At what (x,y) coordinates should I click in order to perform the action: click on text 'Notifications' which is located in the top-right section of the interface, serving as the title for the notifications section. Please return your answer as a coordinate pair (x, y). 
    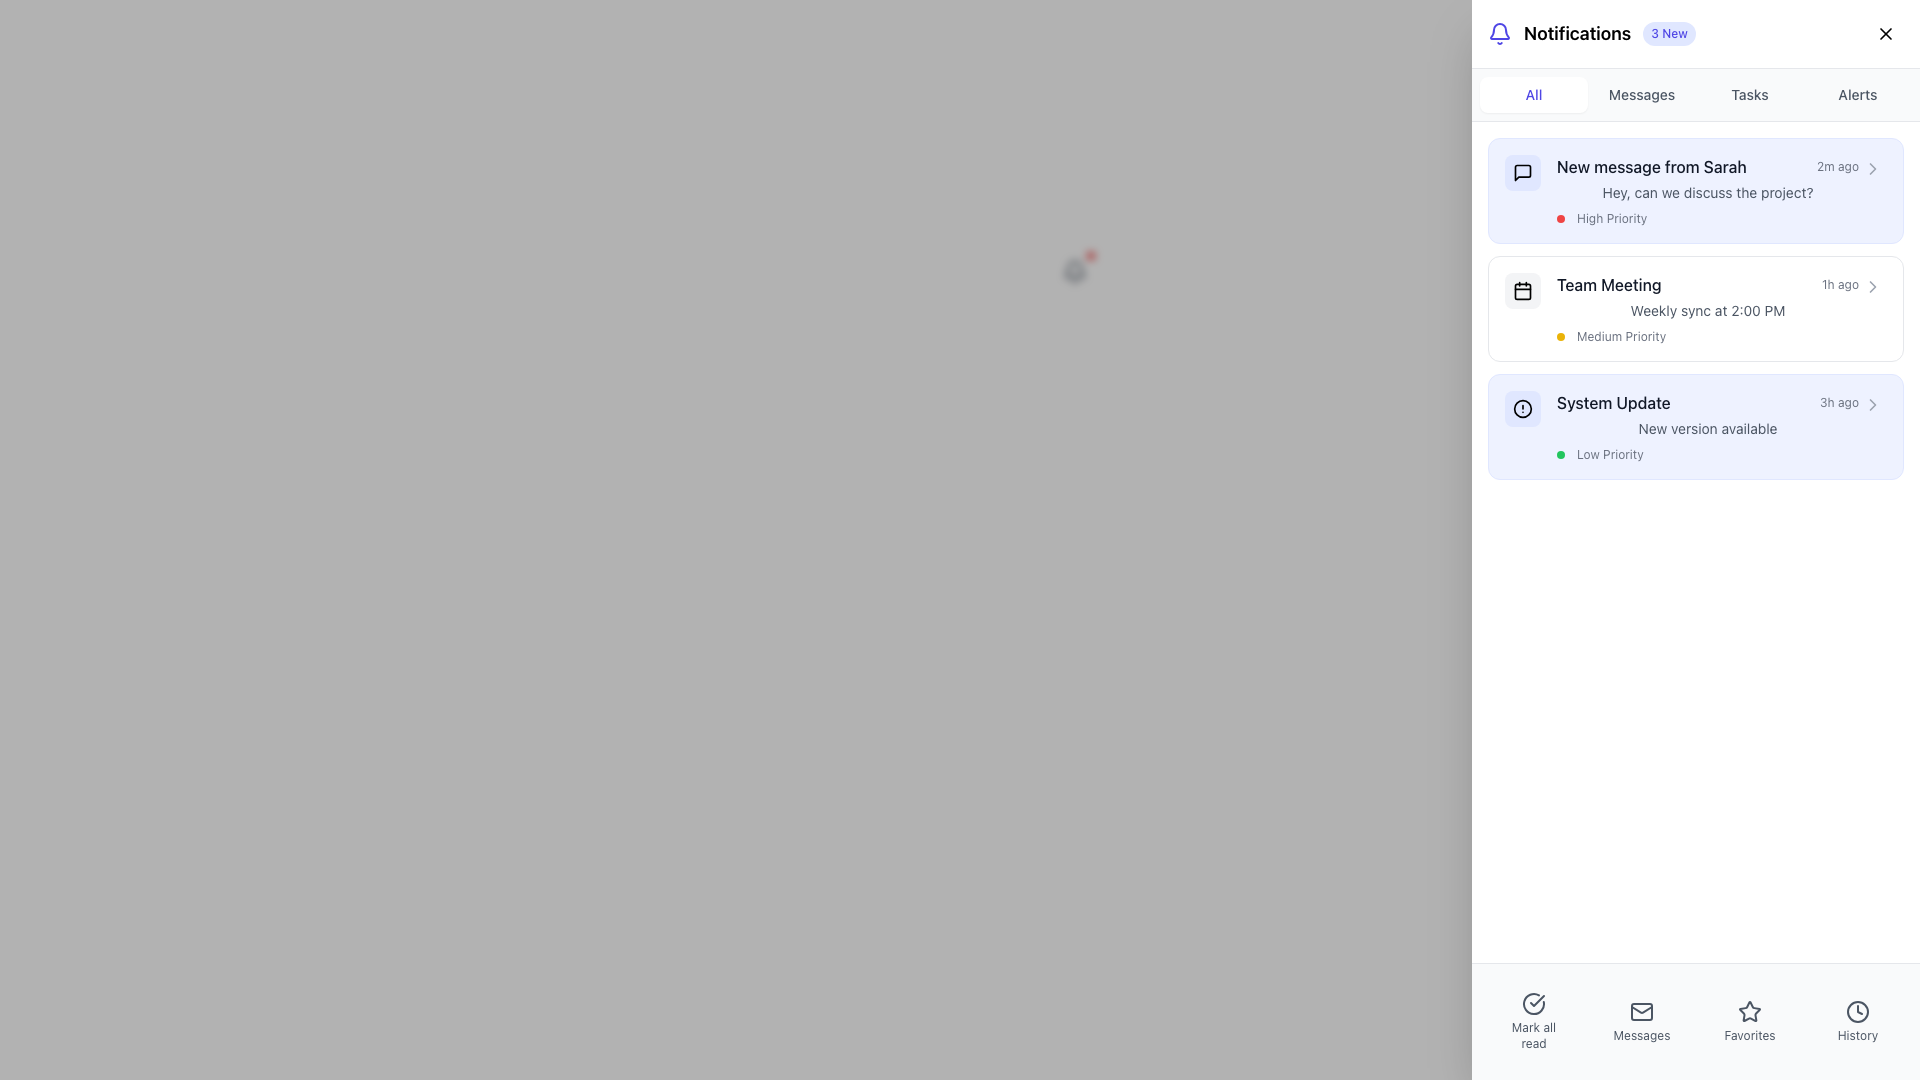
    Looking at the image, I should click on (1576, 34).